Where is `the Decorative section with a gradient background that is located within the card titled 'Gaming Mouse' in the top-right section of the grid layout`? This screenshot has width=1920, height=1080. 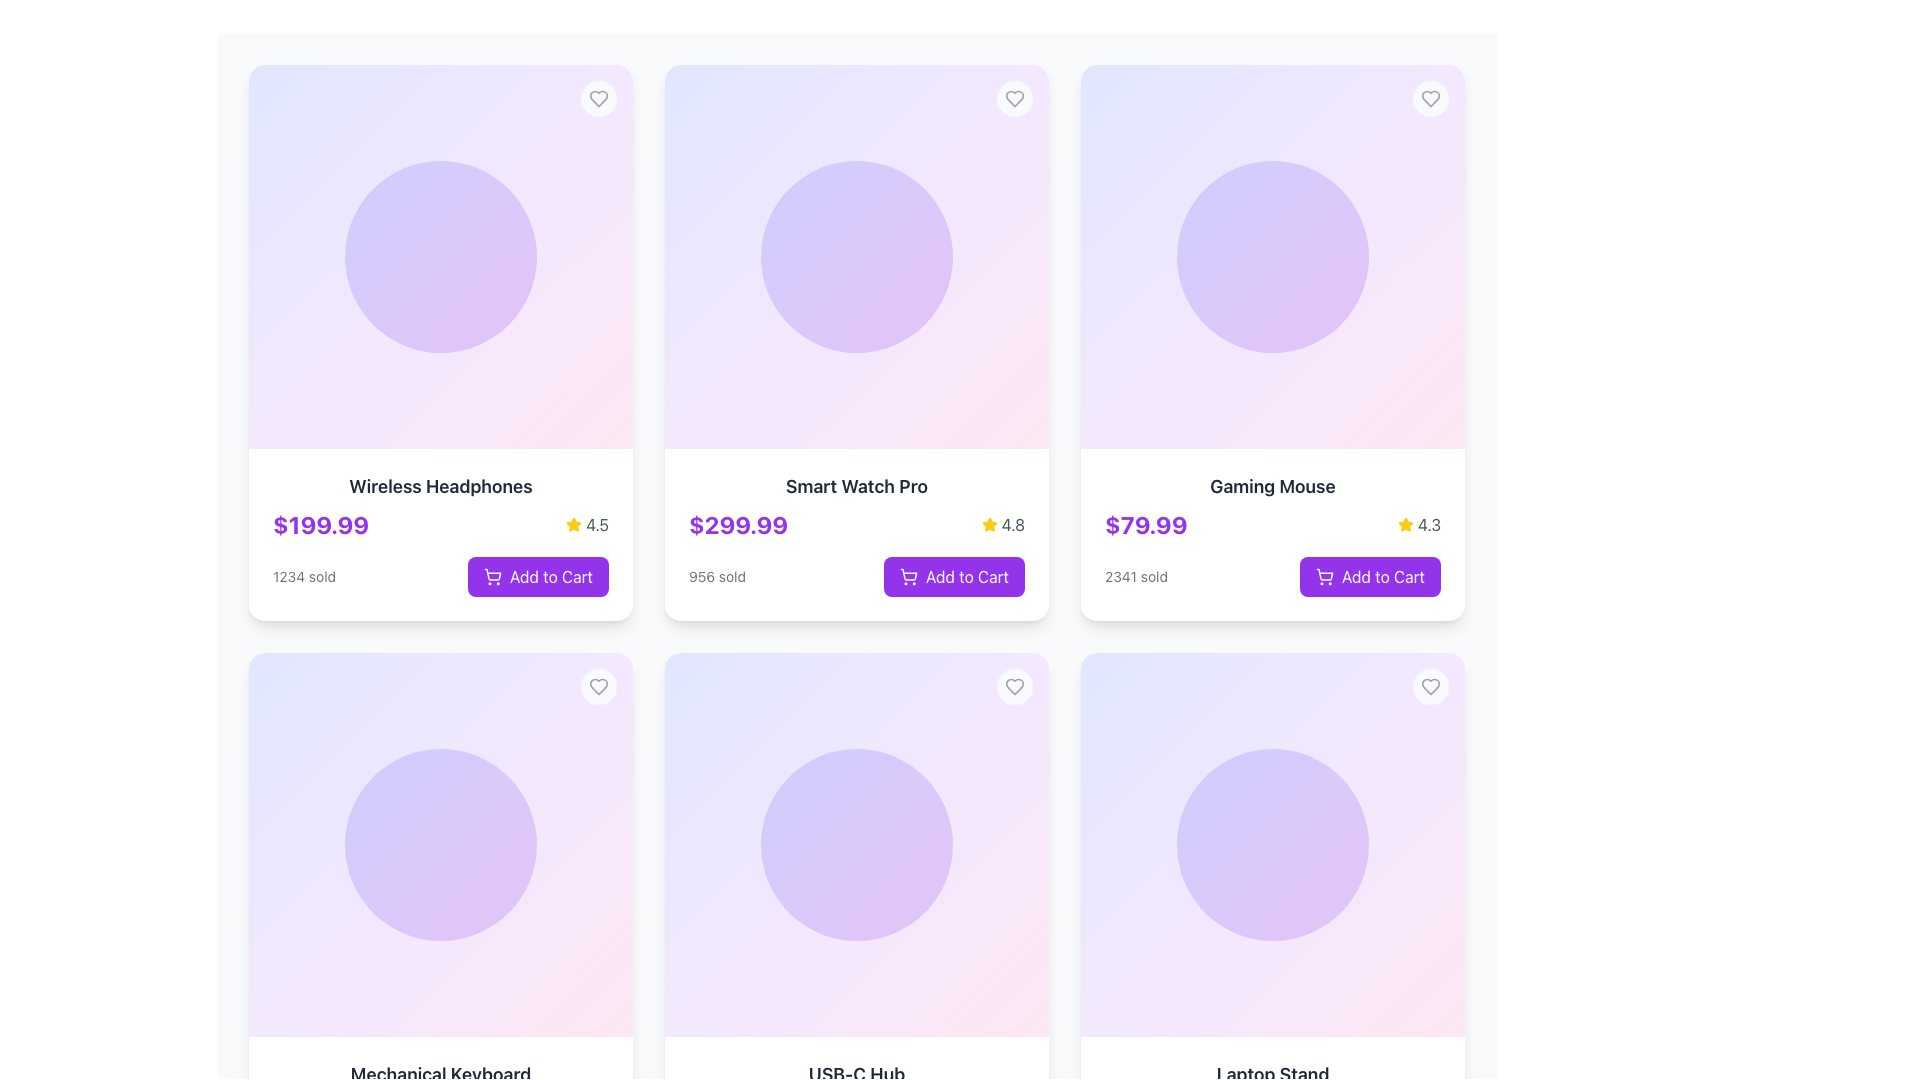 the Decorative section with a gradient background that is located within the card titled 'Gaming Mouse' in the top-right section of the grid layout is located at coordinates (1271, 256).